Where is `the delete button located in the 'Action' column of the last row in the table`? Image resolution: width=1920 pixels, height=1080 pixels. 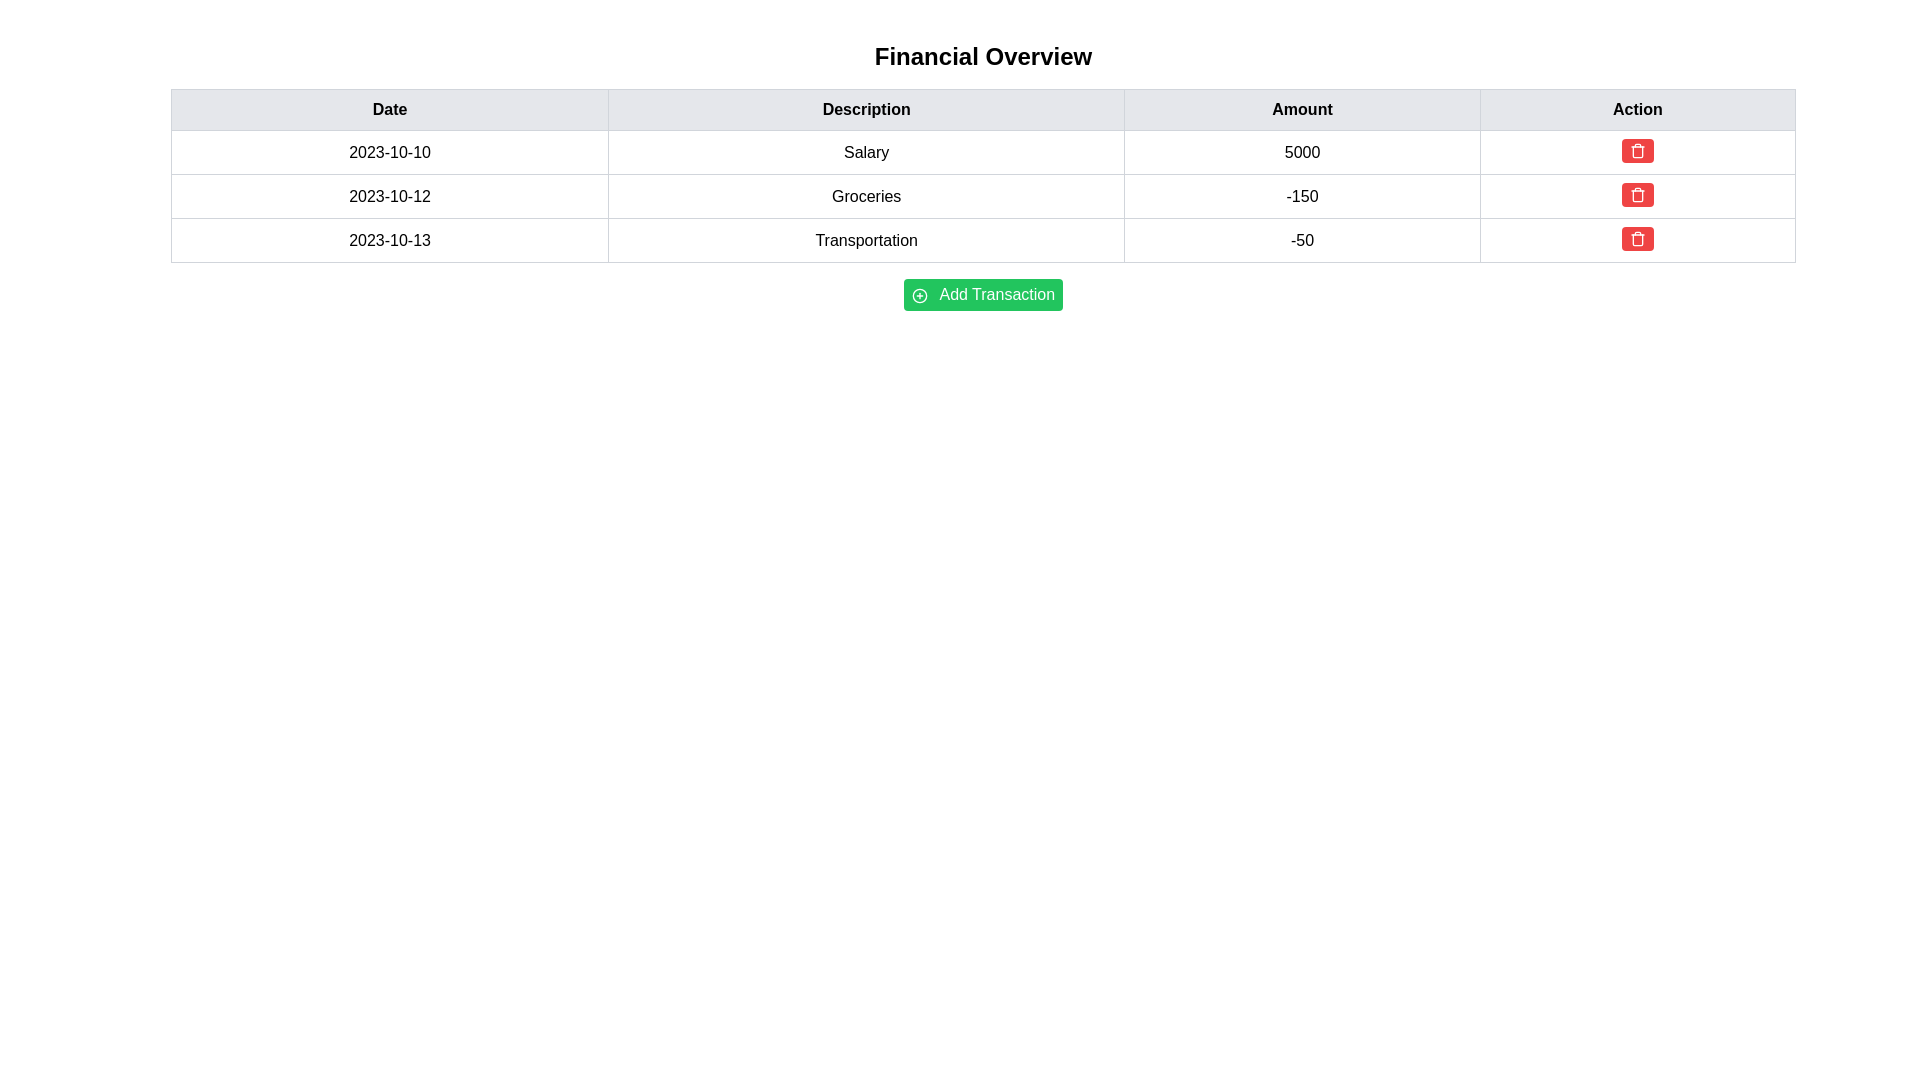 the delete button located in the 'Action' column of the last row in the table is located at coordinates (1637, 239).